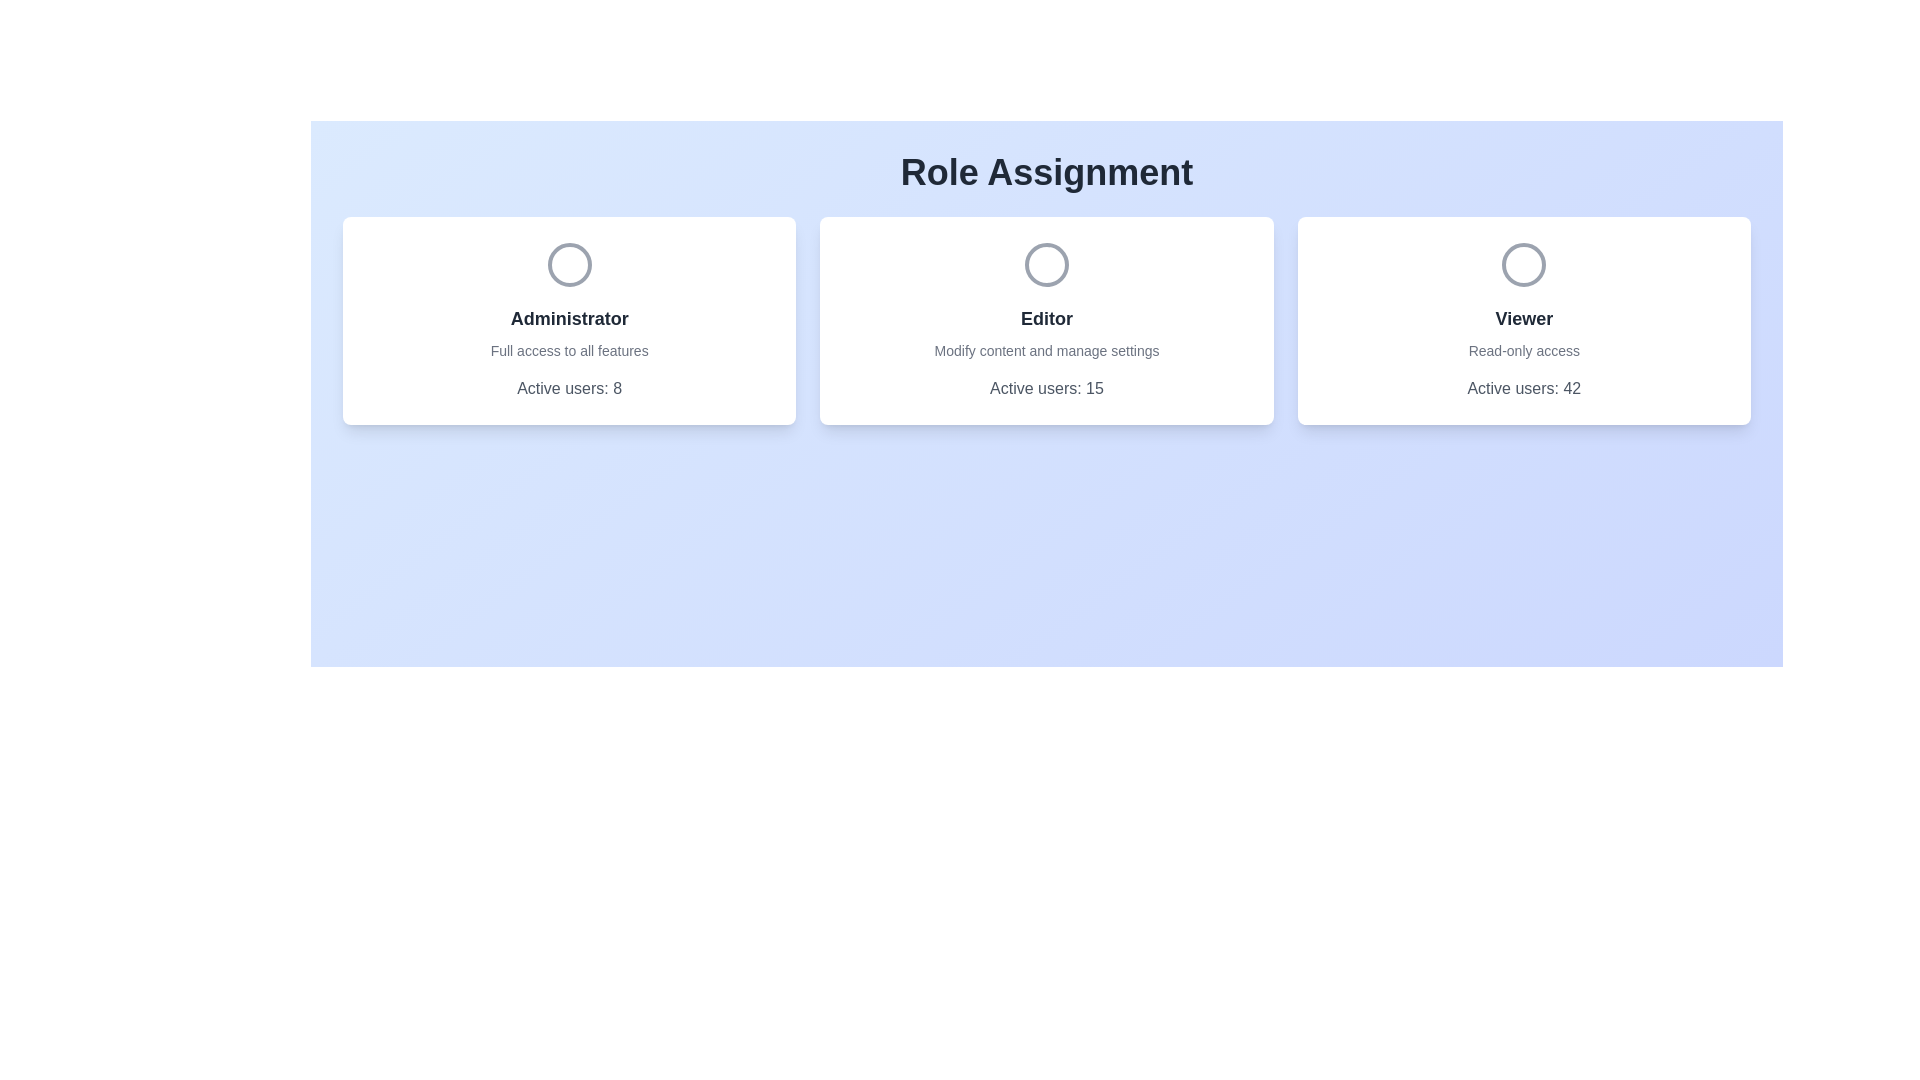  I want to click on the role Viewer by clicking its icon, so click(1523, 264).